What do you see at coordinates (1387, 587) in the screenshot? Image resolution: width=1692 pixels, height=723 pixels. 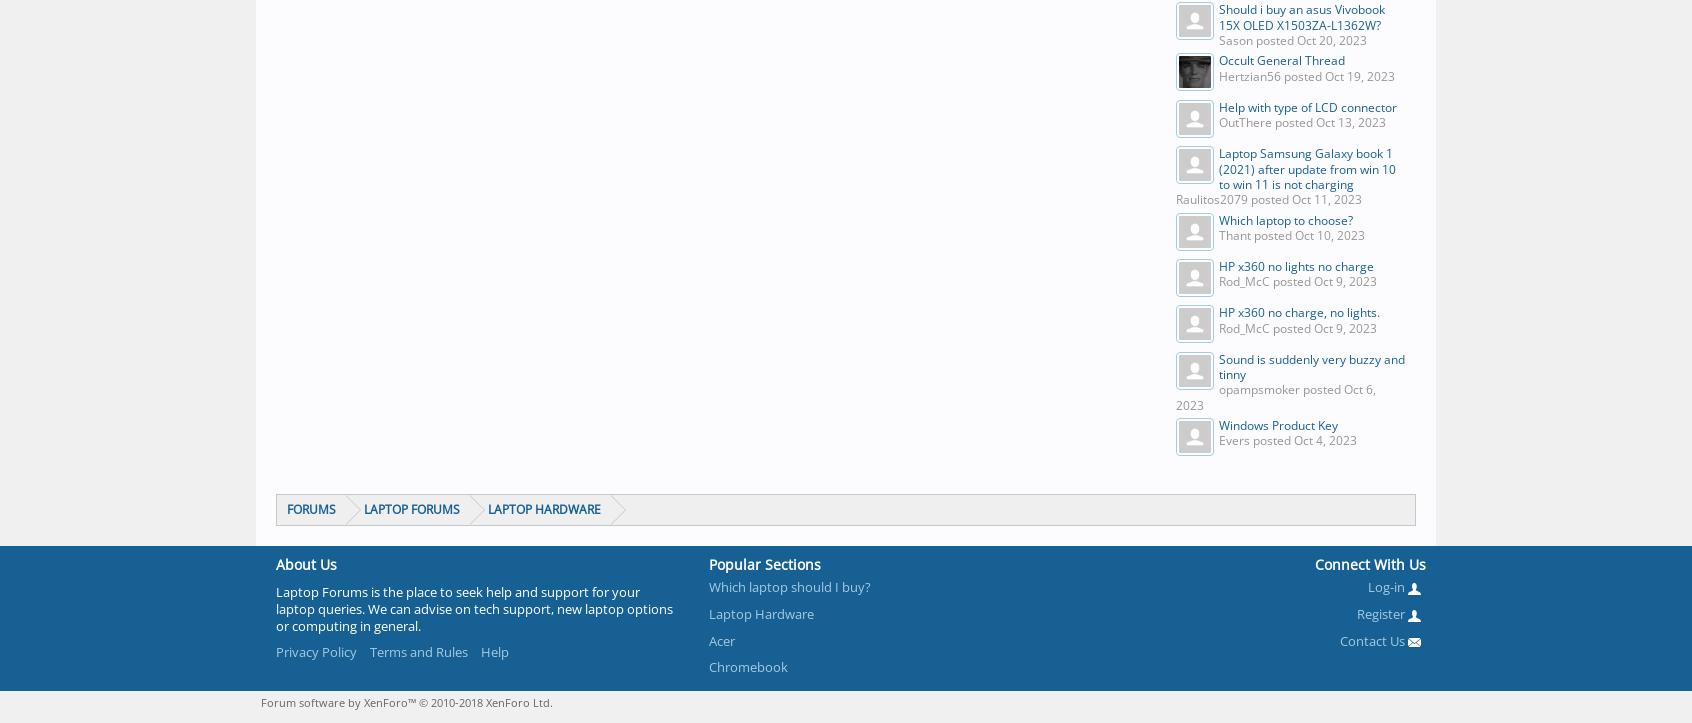 I see `'Log-in'` at bounding box center [1387, 587].